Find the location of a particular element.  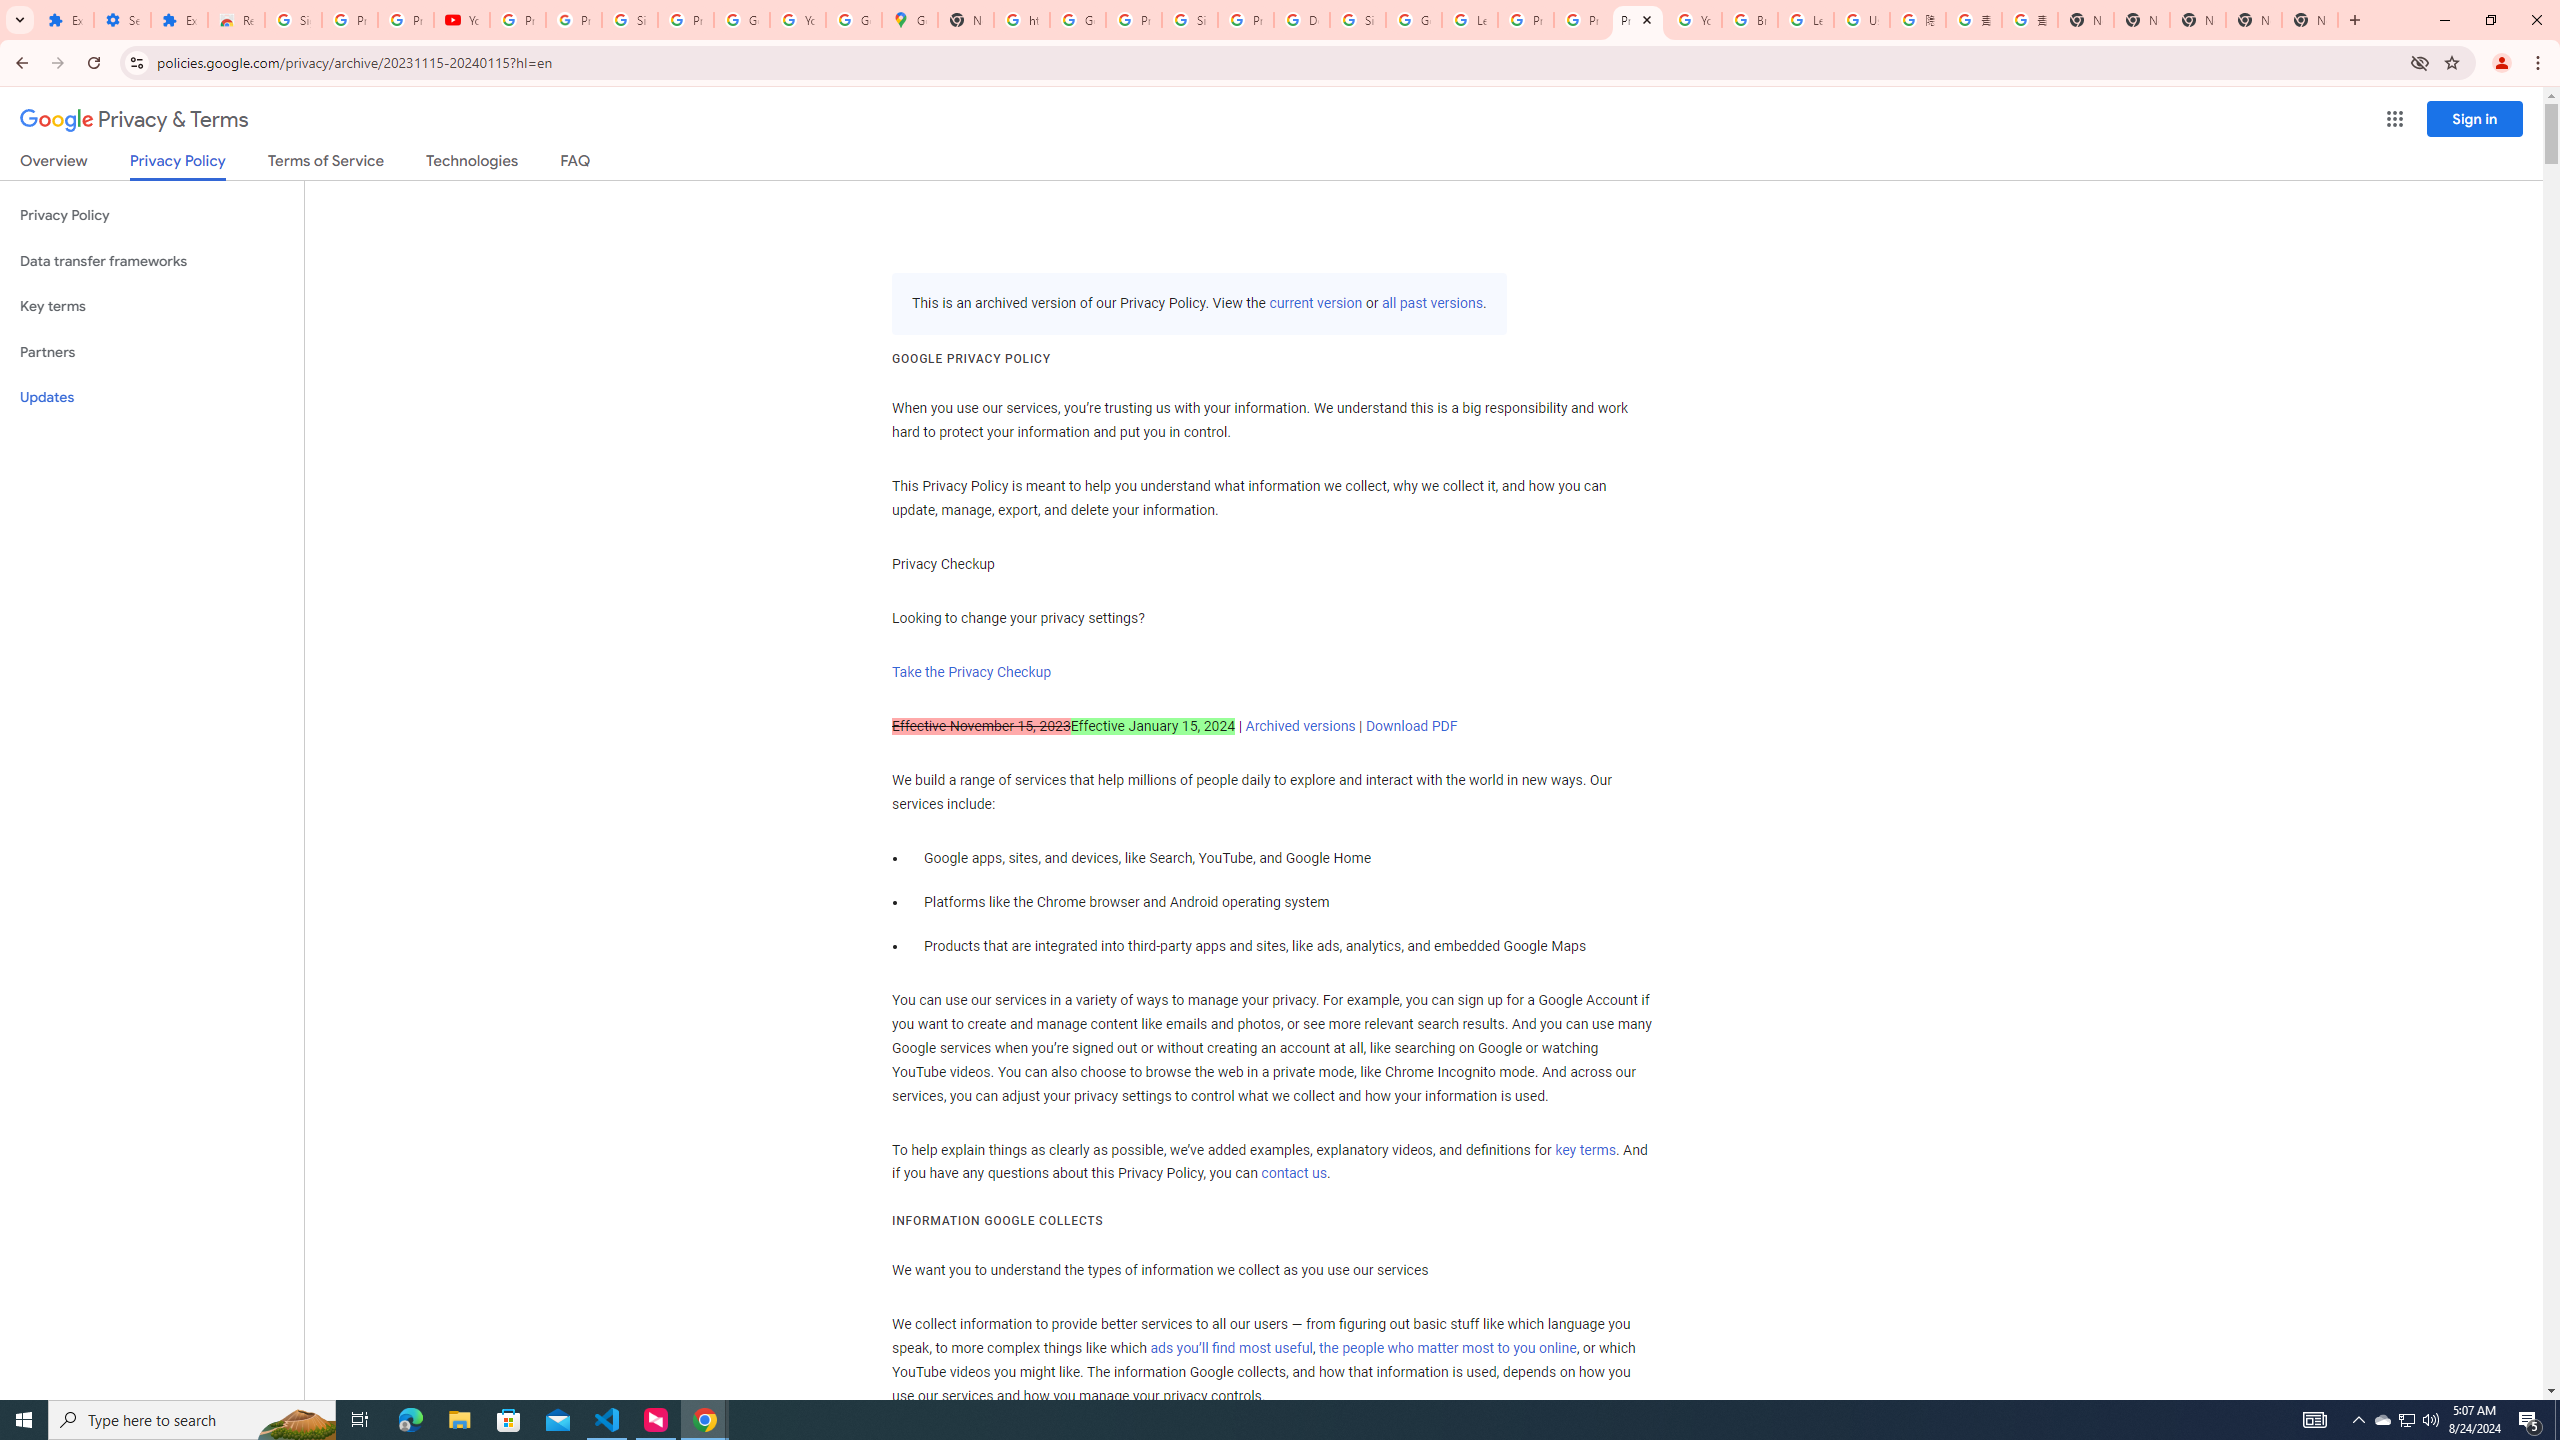

'Privacy Help Center - Policies Help' is located at coordinates (1526, 19).